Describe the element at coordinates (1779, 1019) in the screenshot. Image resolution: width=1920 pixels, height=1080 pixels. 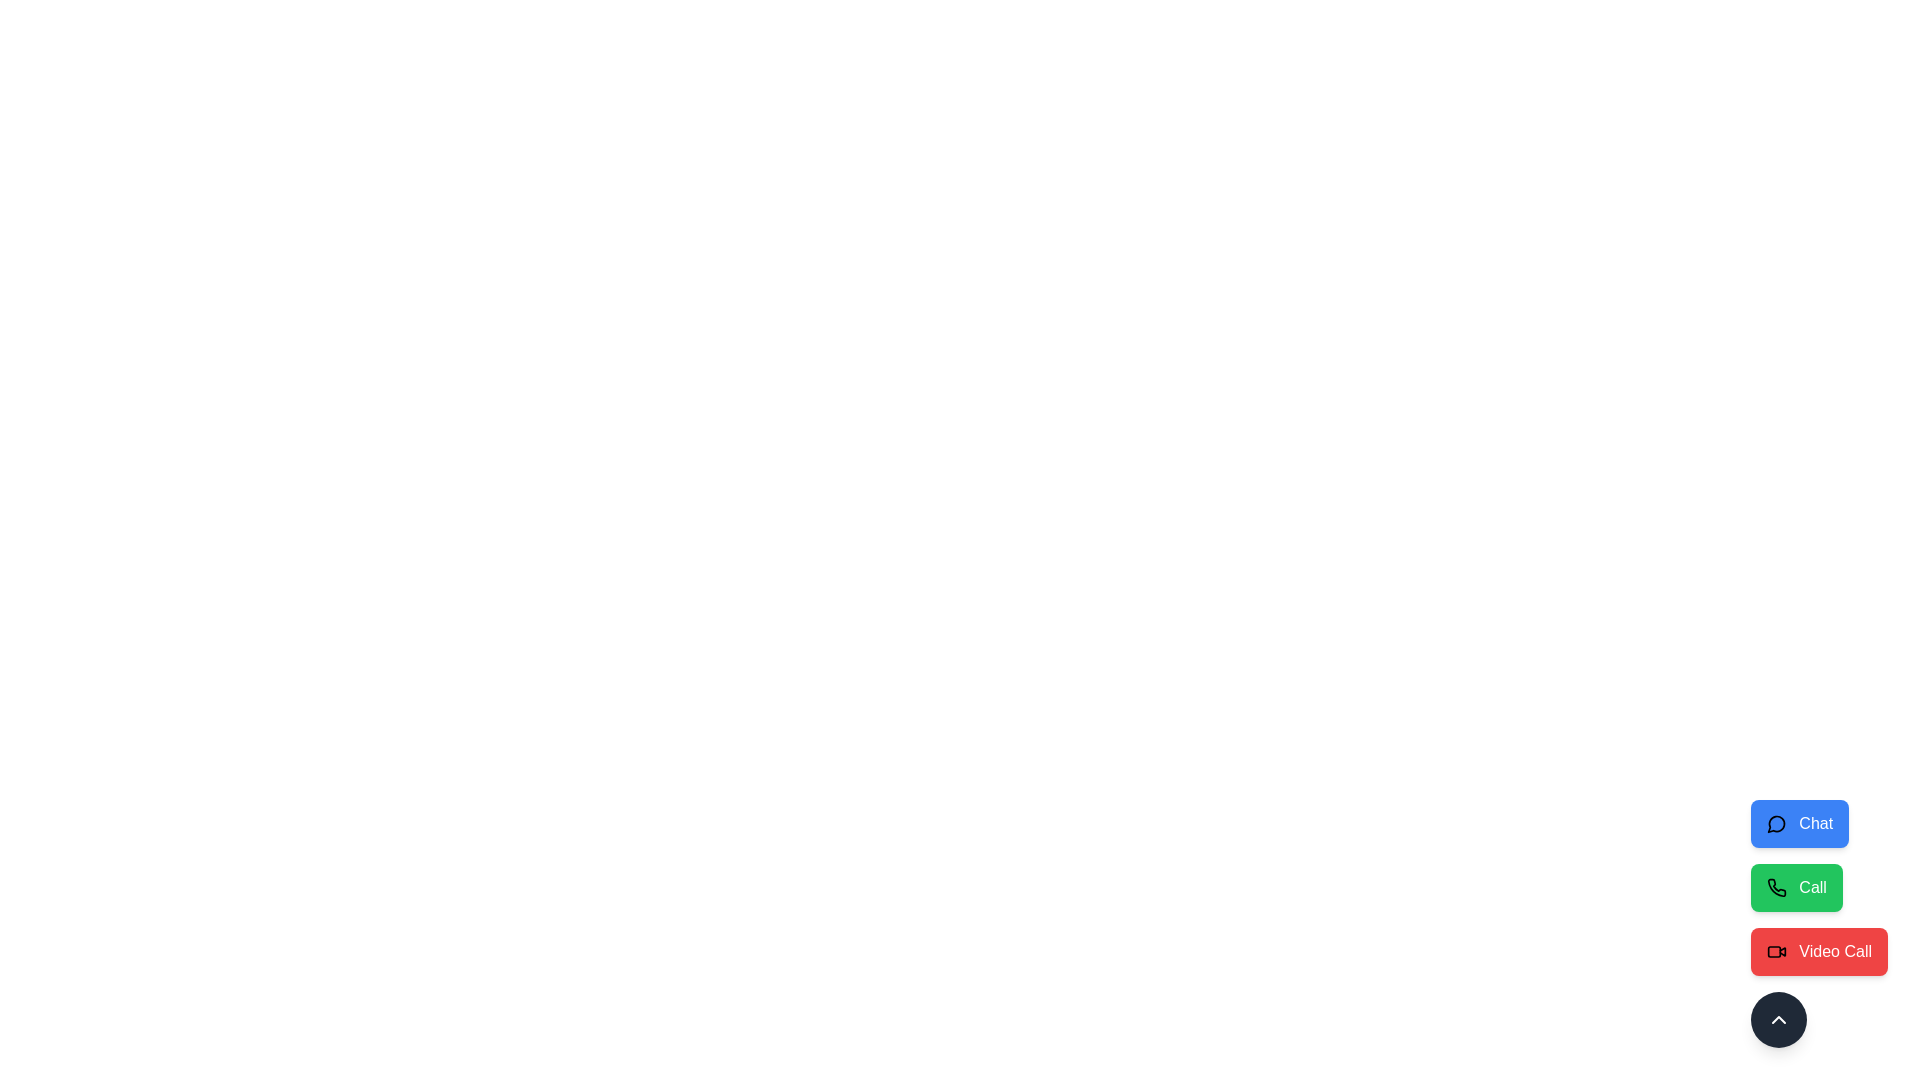
I see `toggle button to change the visibility of the action menu` at that location.